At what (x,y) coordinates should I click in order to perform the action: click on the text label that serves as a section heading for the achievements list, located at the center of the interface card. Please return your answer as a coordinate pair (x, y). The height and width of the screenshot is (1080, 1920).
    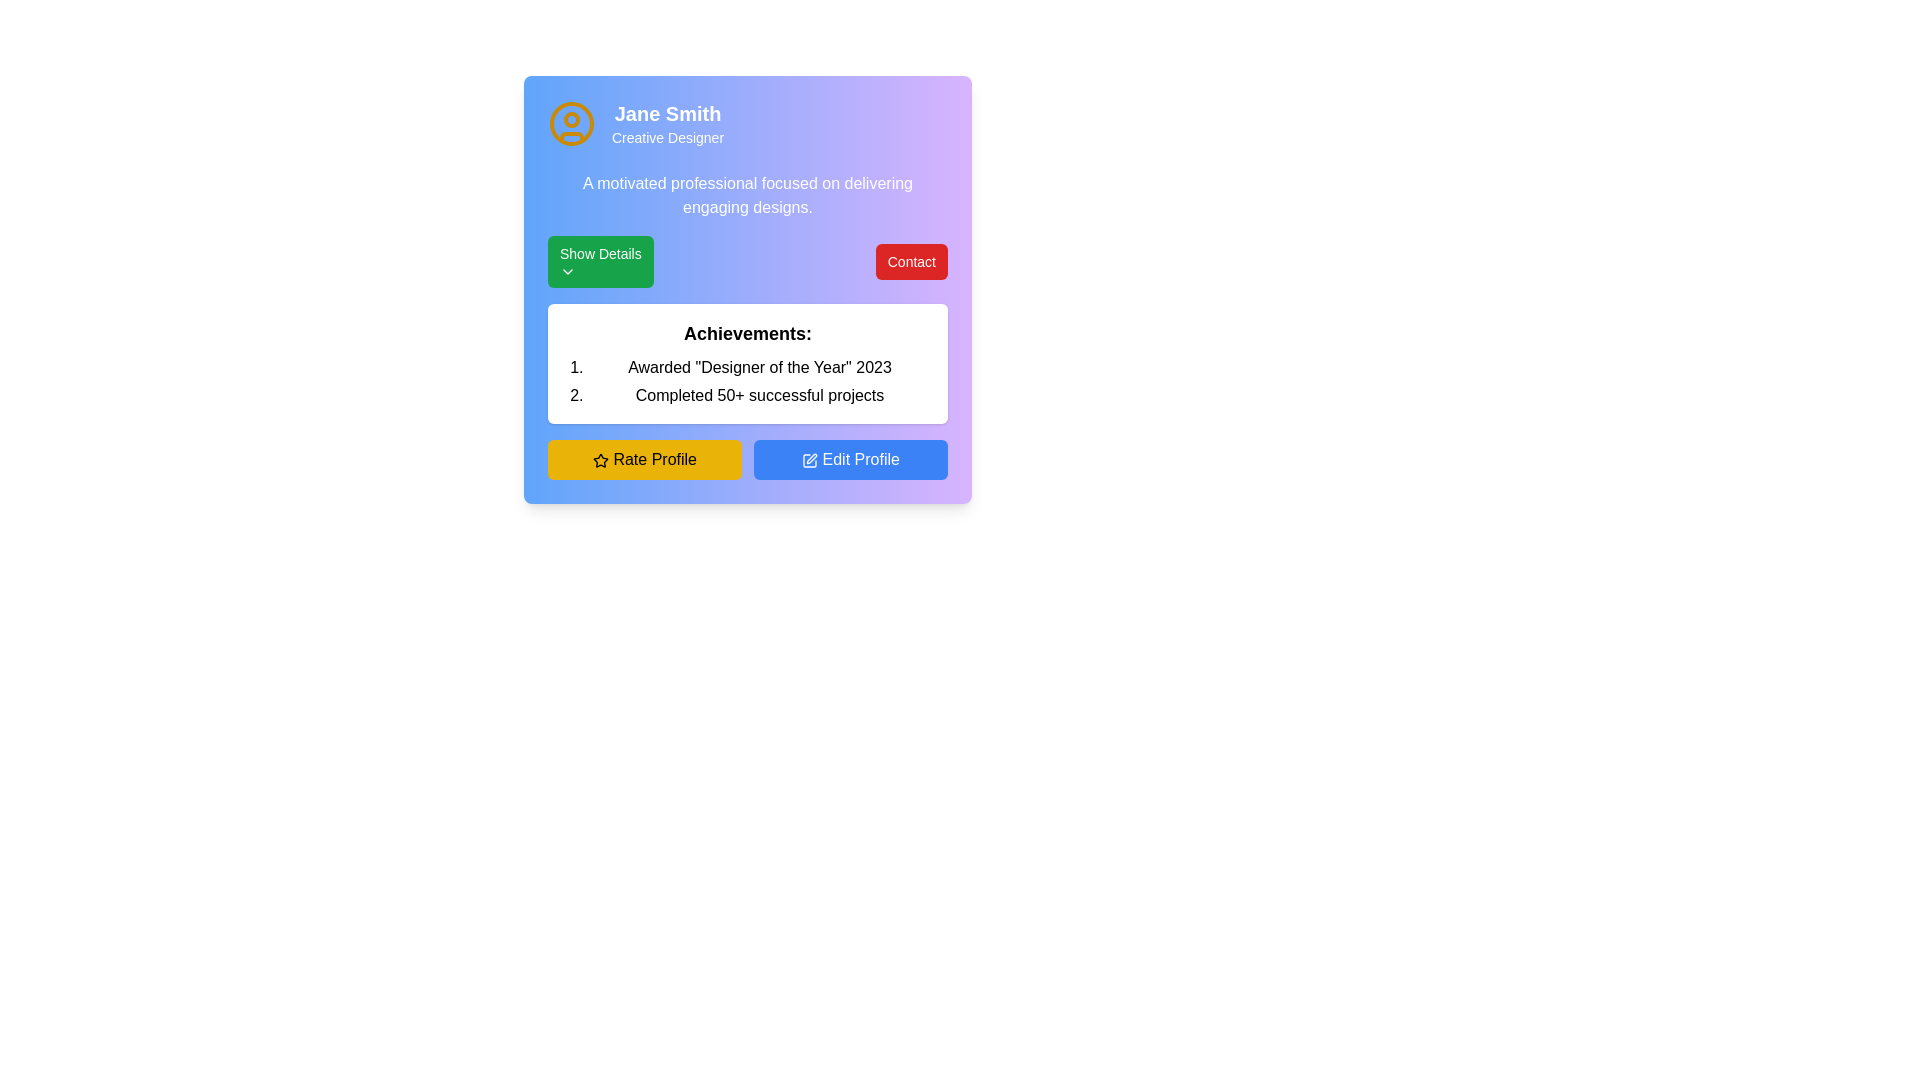
    Looking at the image, I should click on (747, 333).